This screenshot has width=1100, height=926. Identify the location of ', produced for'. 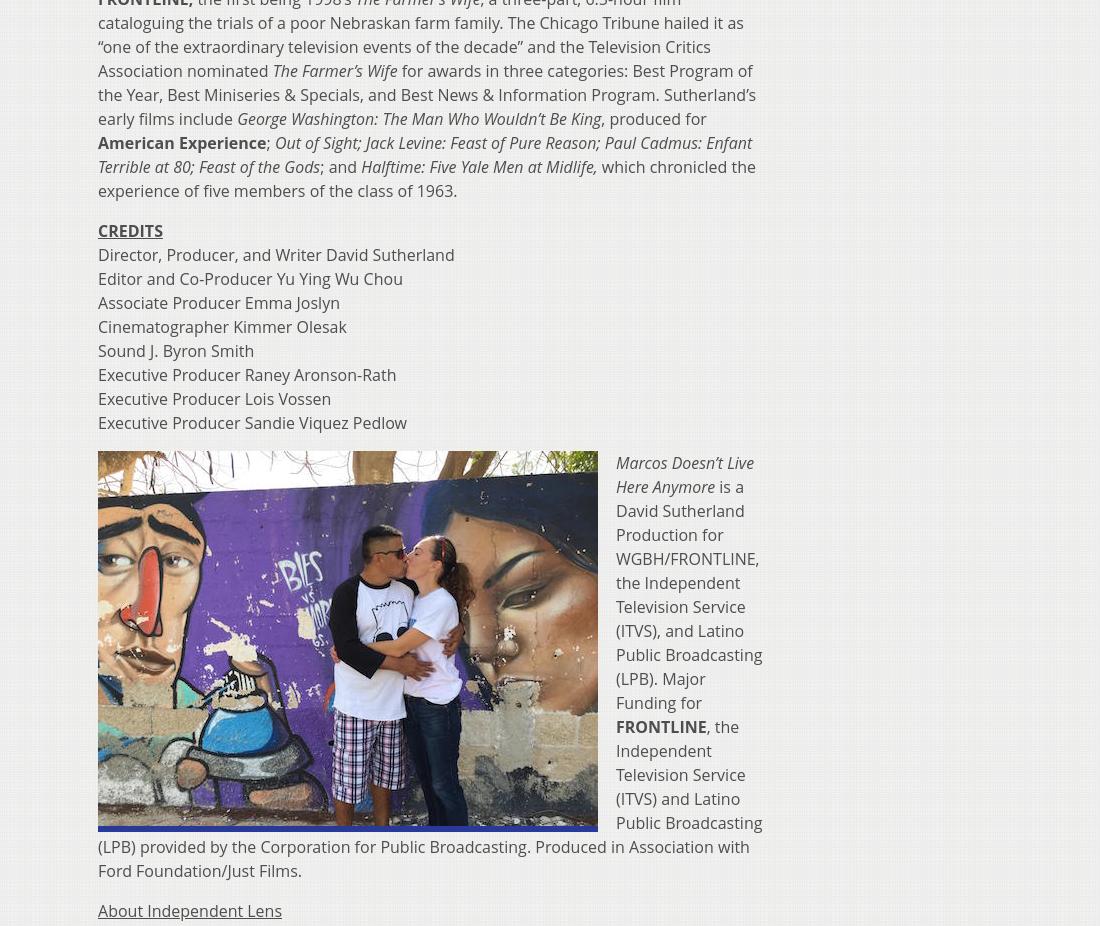
(653, 116).